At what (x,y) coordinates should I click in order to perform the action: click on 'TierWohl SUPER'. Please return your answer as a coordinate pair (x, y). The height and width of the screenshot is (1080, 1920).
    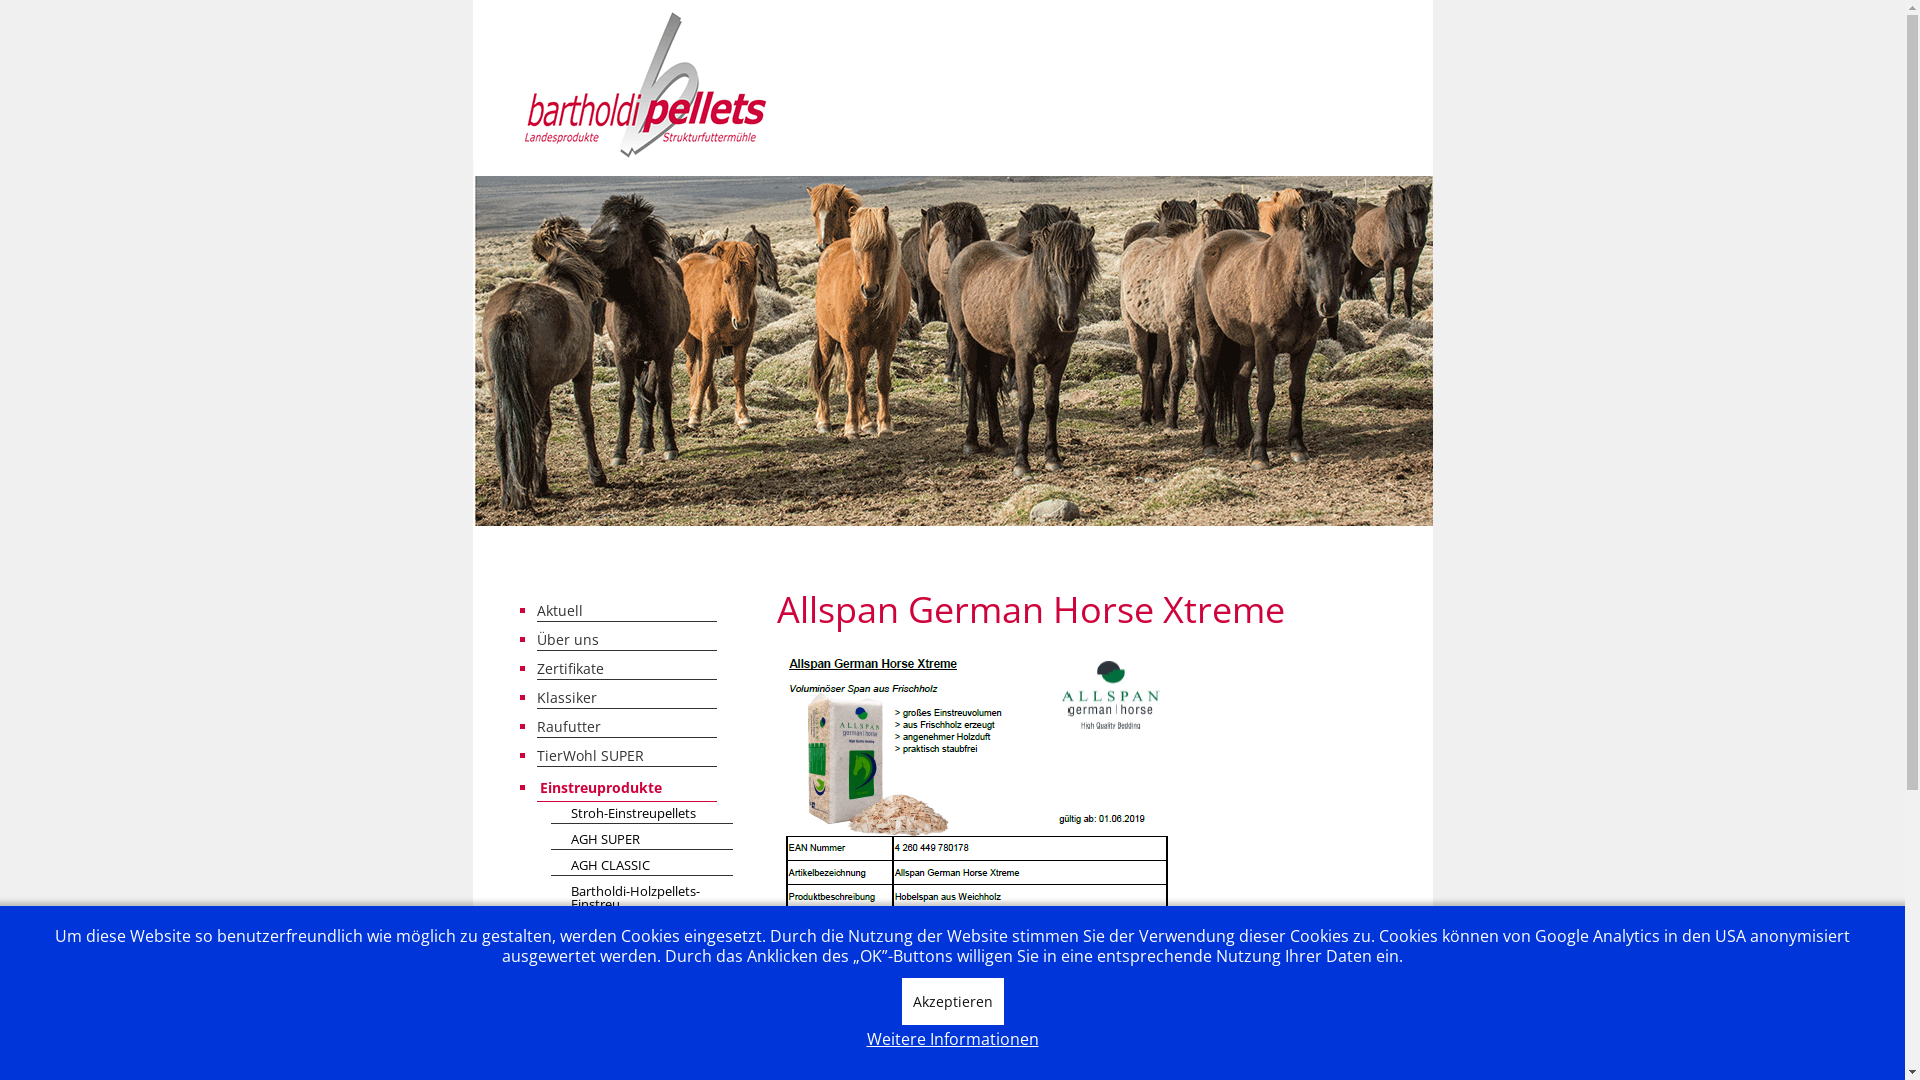
    Looking at the image, I should click on (624, 755).